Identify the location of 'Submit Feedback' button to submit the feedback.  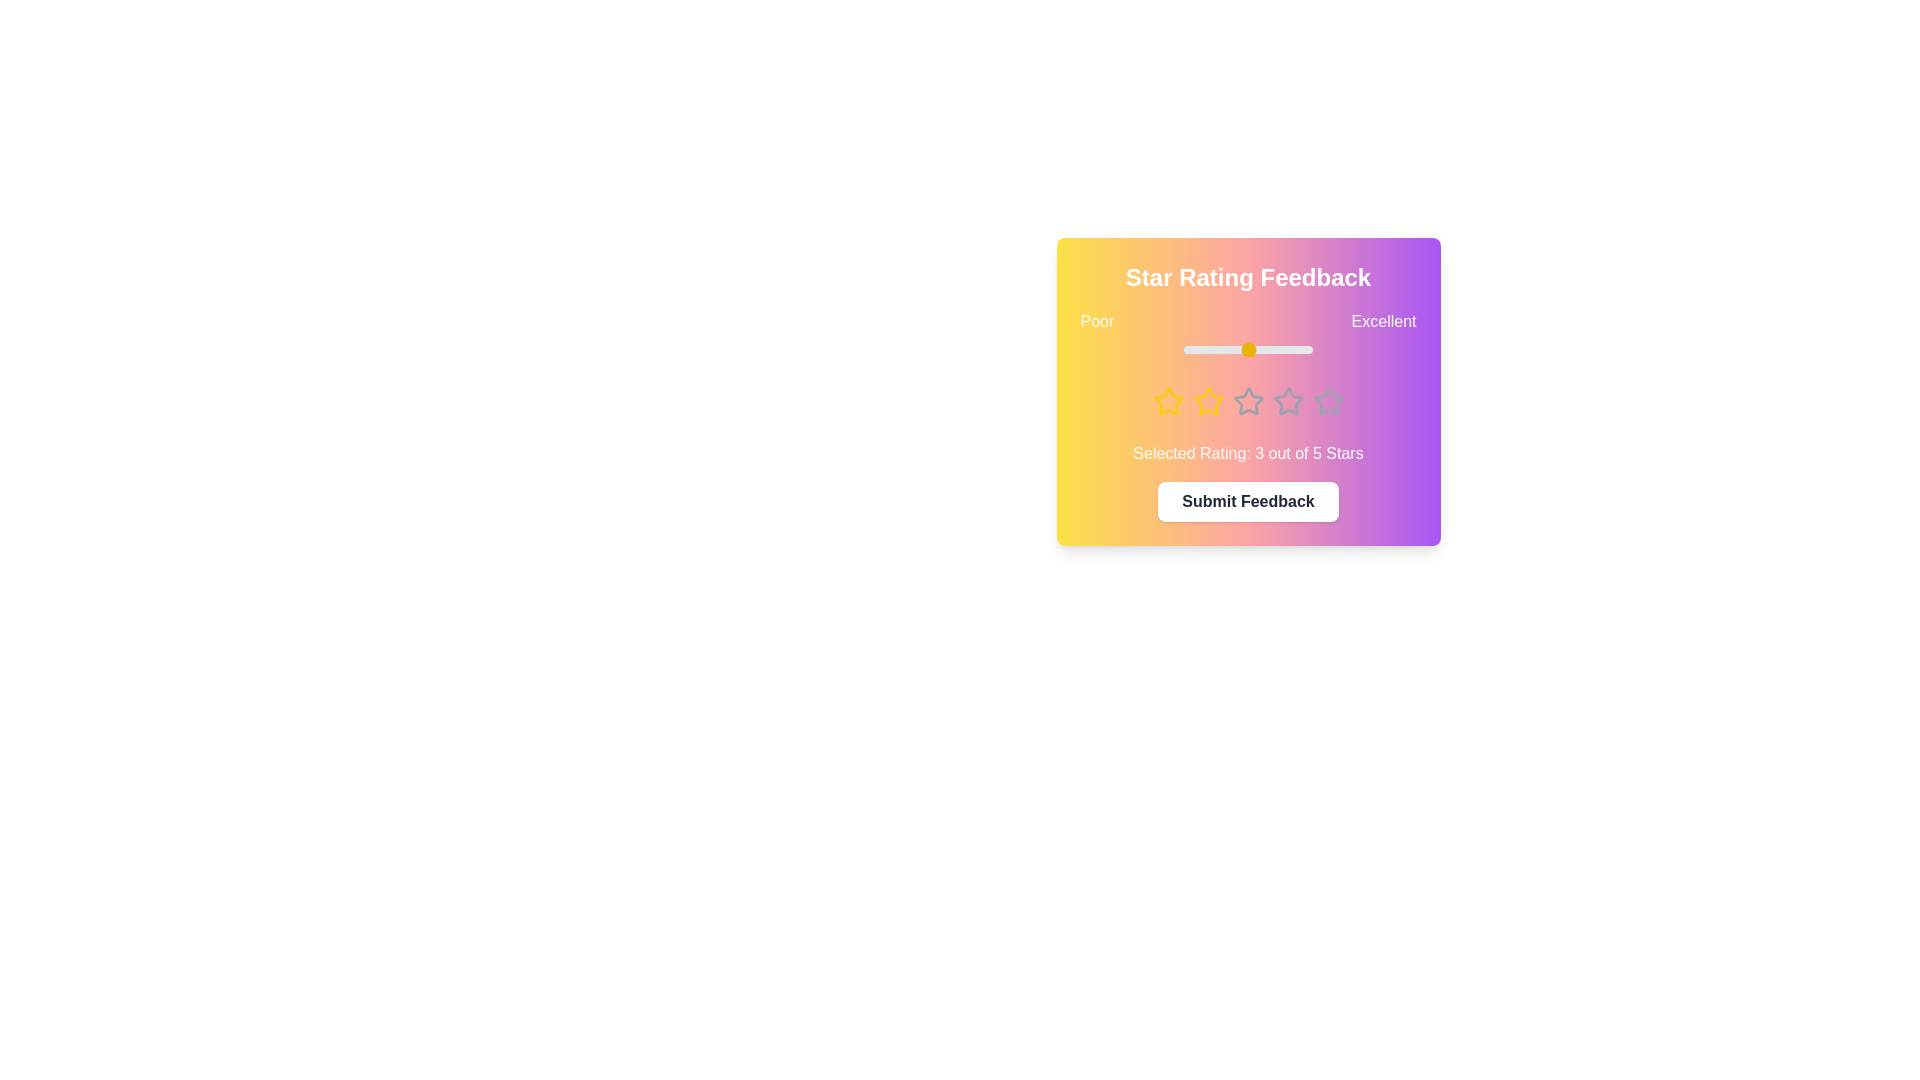
(1247, 500).